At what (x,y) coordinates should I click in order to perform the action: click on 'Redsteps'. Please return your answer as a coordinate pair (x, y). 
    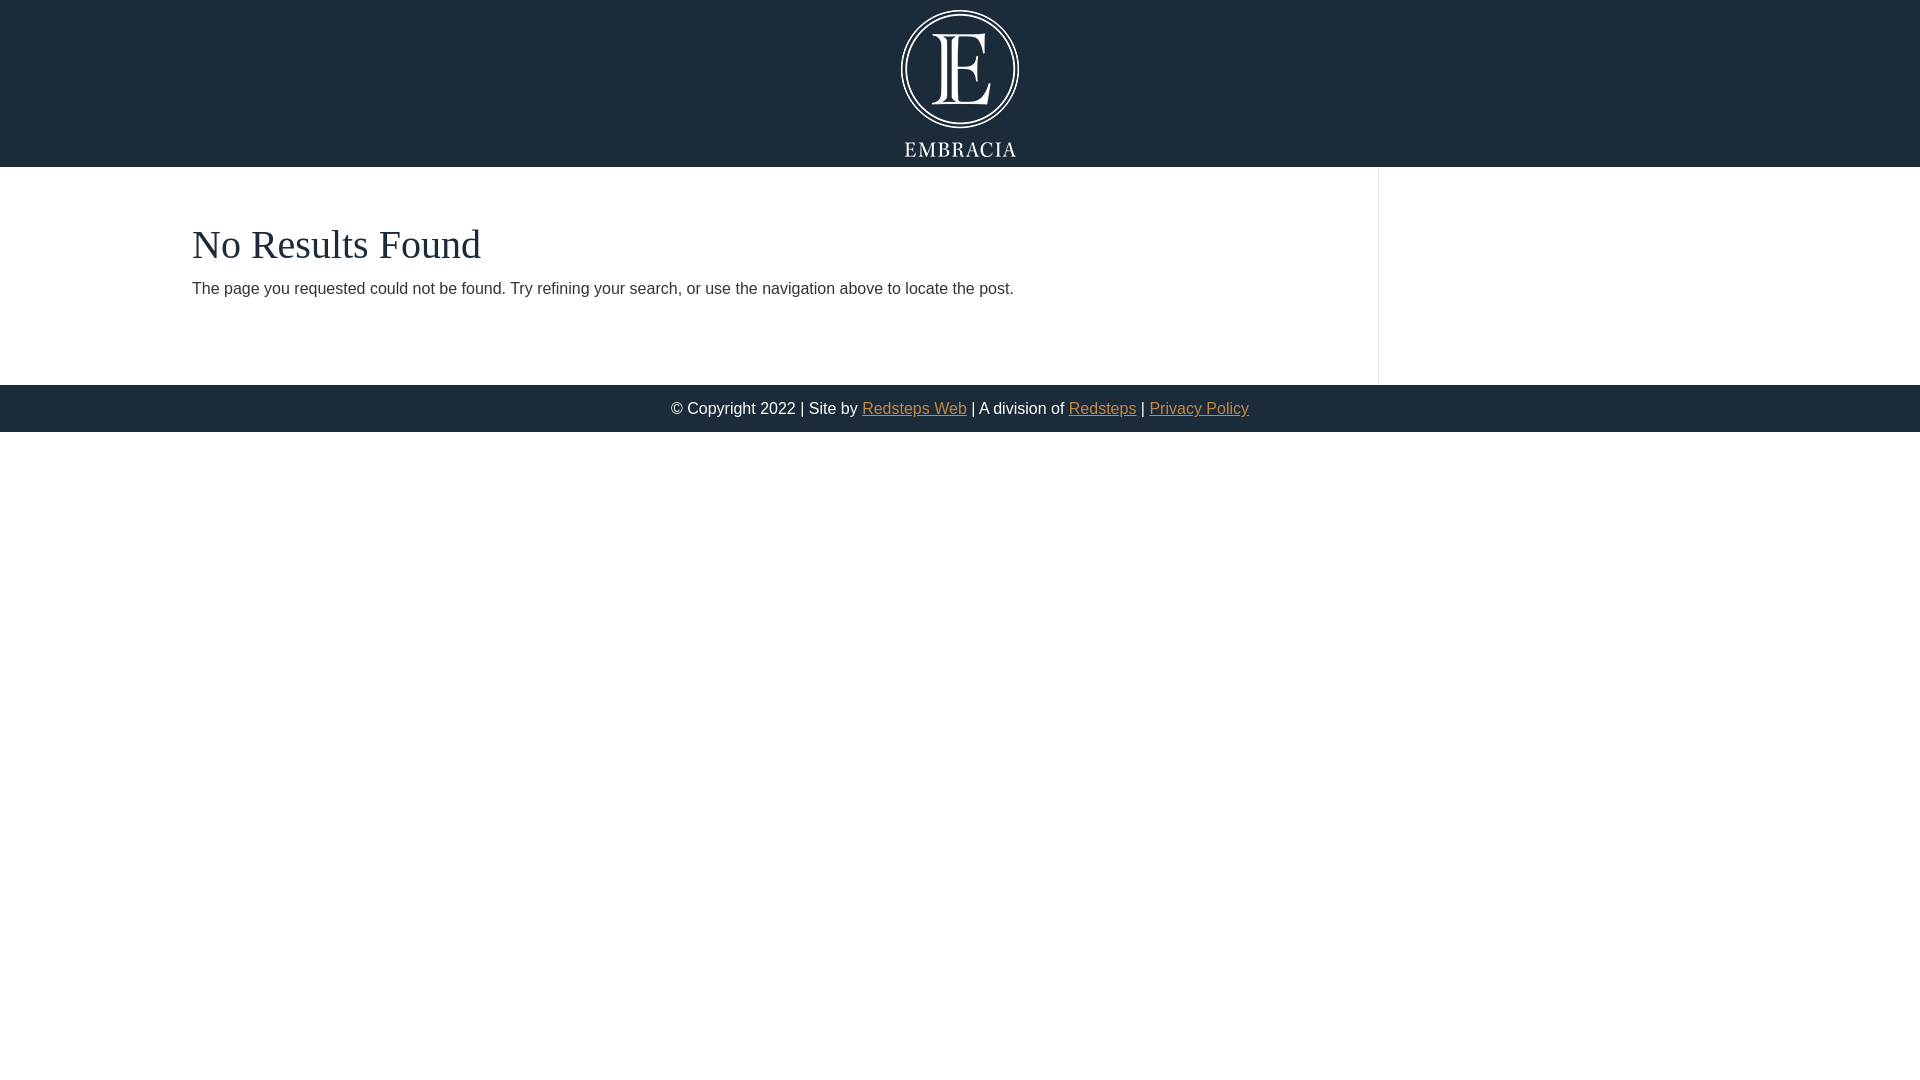
    Looking at the image, I should click on (1102, 407).